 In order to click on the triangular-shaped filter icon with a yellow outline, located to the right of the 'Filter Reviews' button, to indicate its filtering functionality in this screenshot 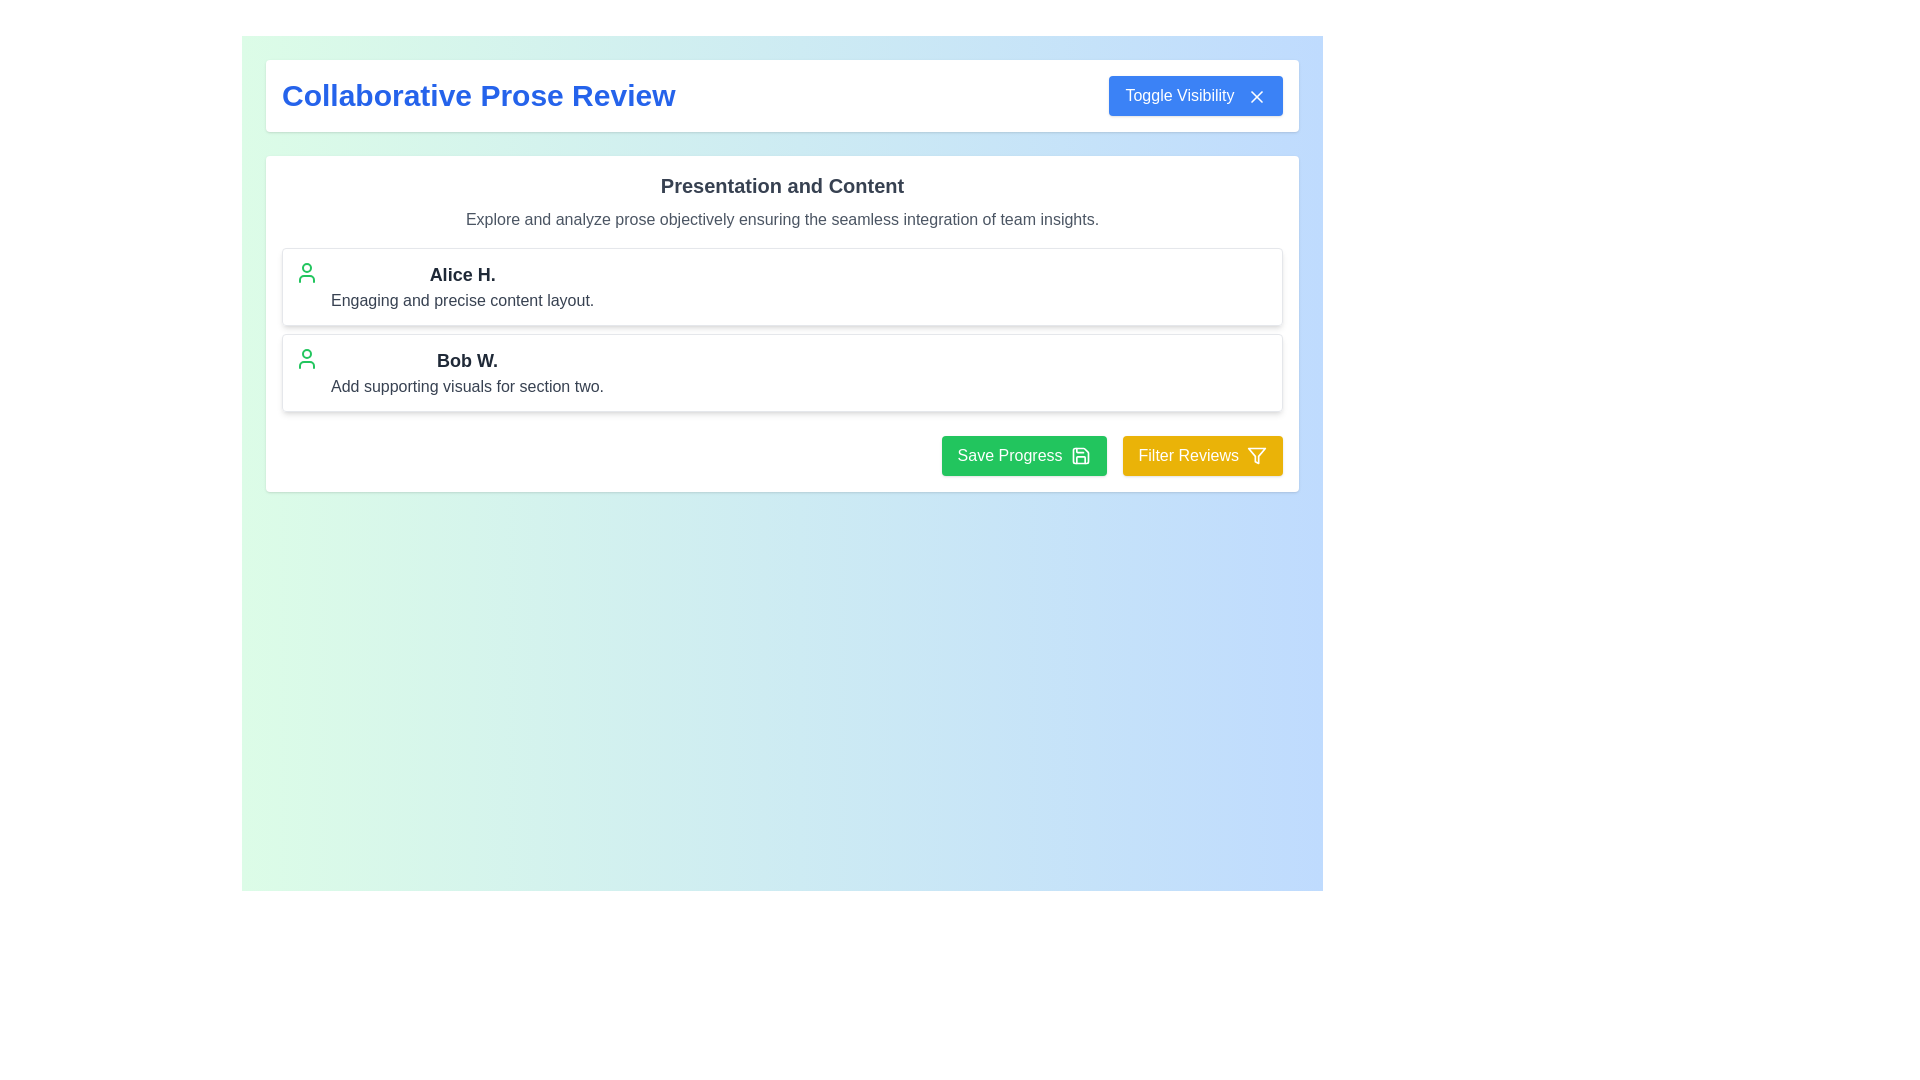, I will do `click(1256, 455)`.